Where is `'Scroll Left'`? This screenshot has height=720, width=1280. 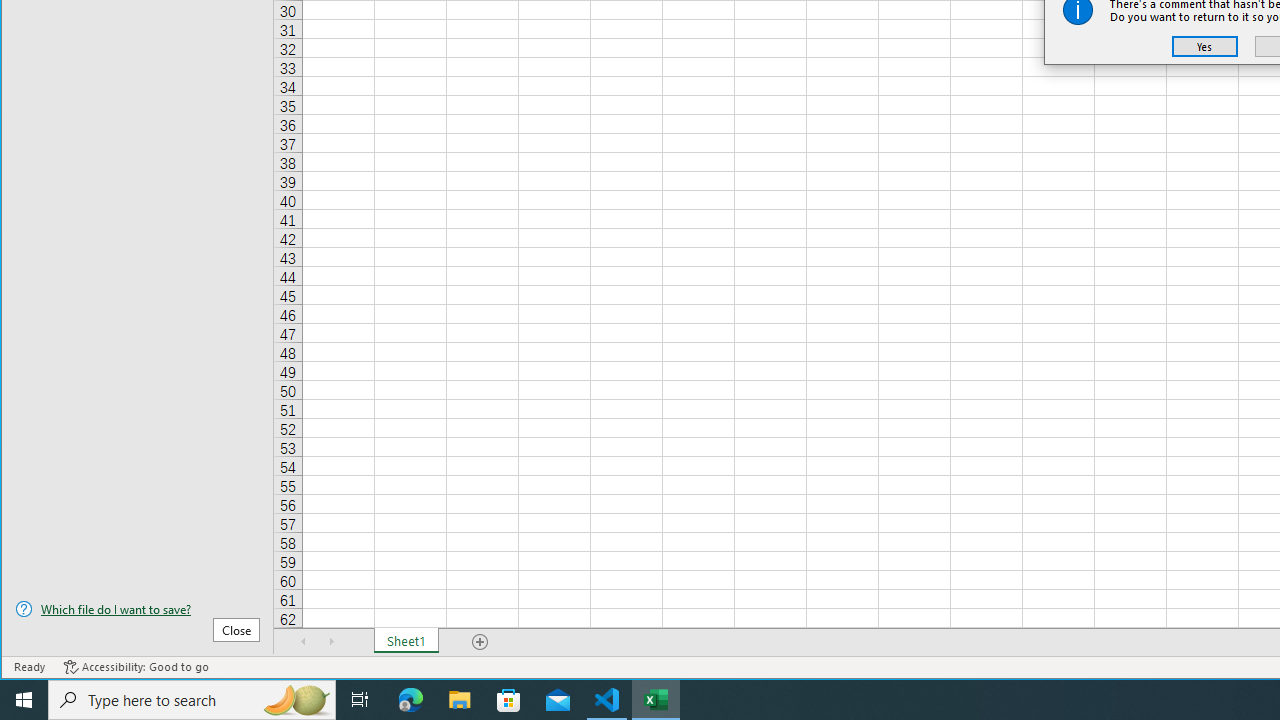 'Scroll Left' is located at coordinates (303, 641).